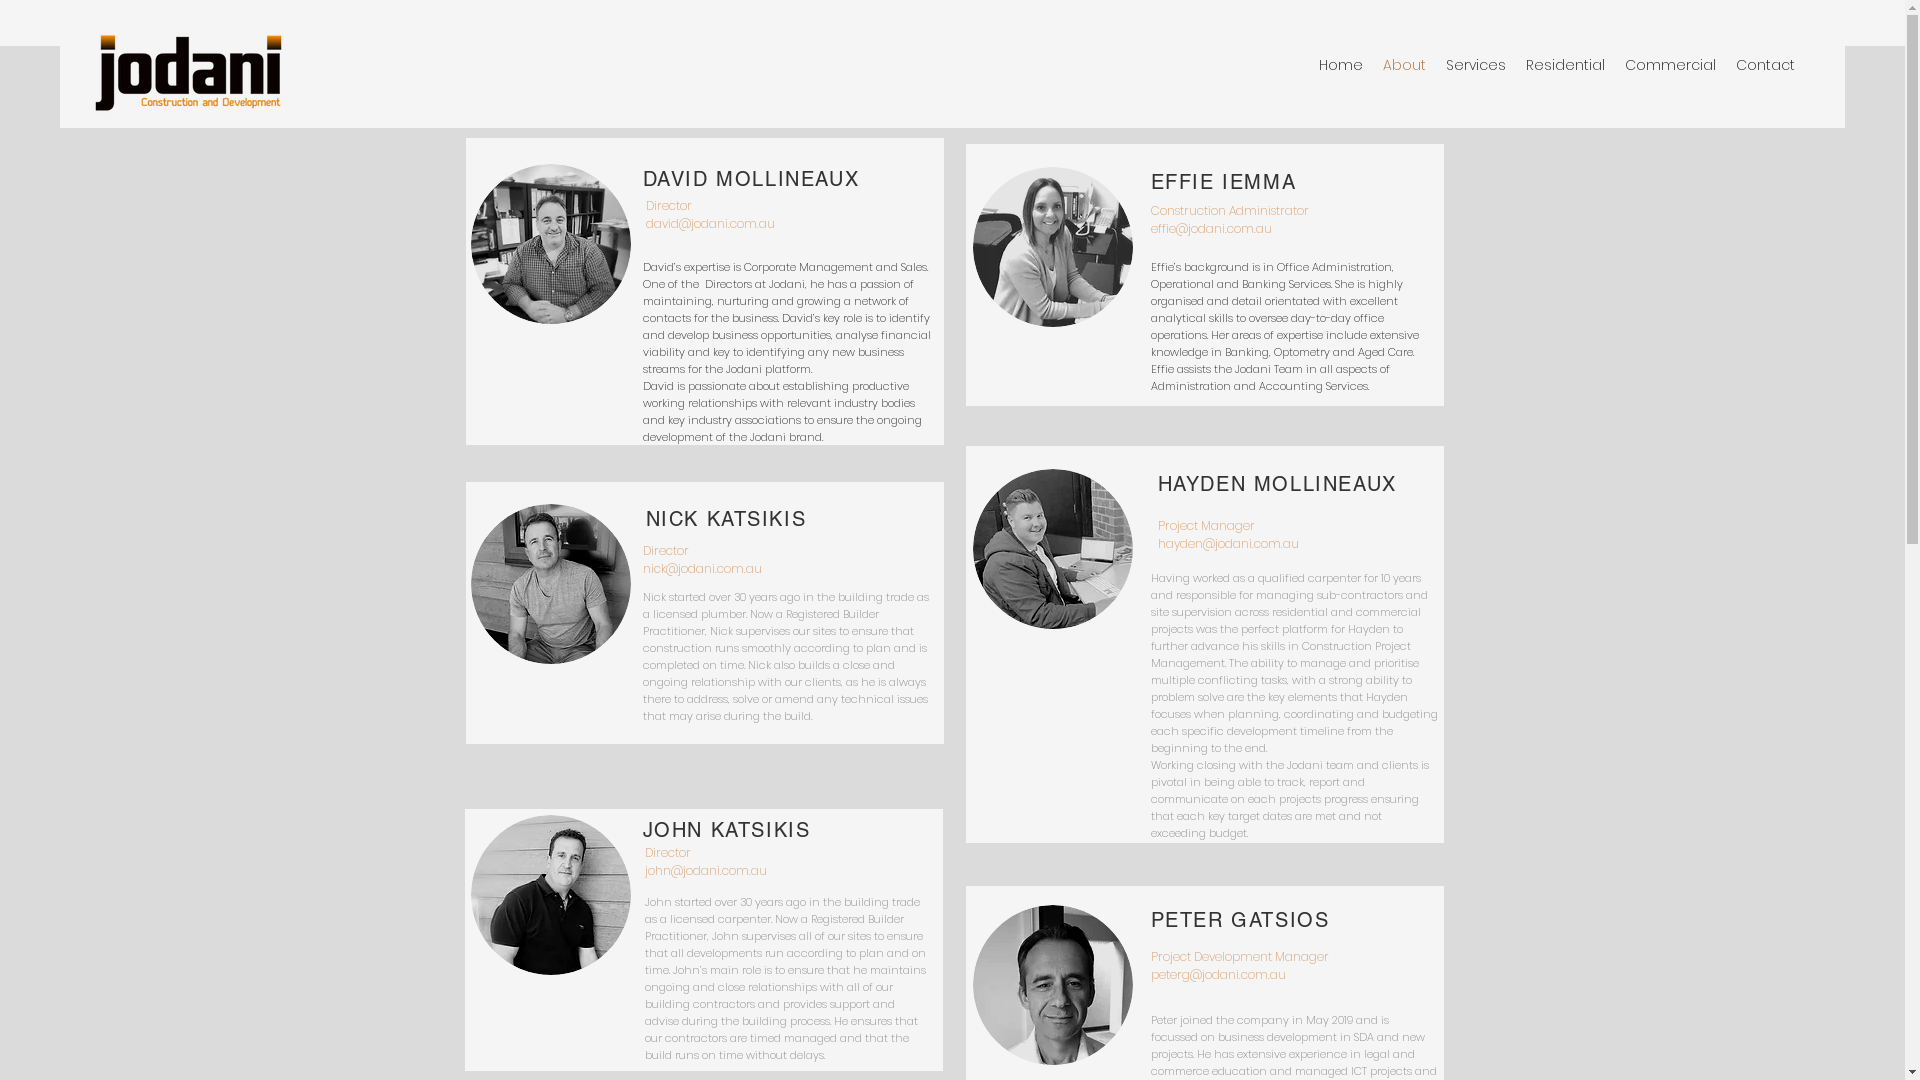 This screenshot has width=1920, height=1080. Describe the element at coordinates (1340, 64) in the screenshot. I see `'Home'` at that location.